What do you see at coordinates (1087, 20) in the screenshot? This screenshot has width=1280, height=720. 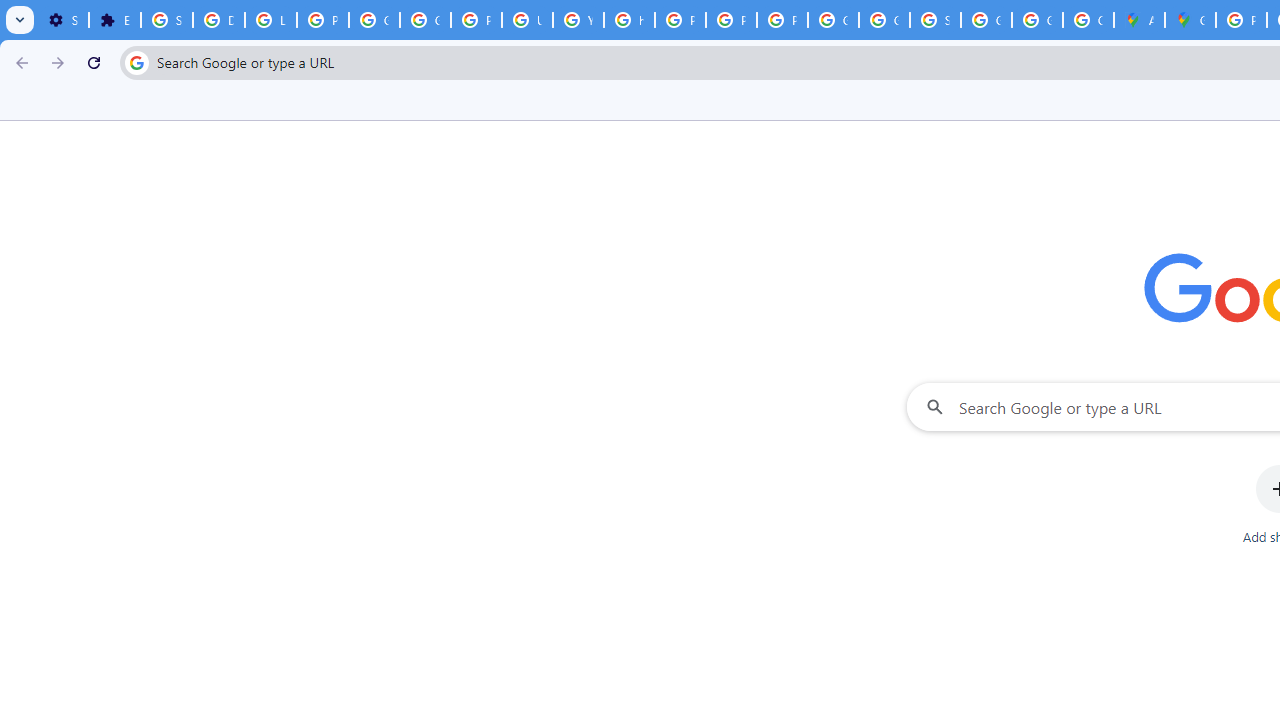 I see `'Create your Google Account'` at bounding box center [1087, 20].